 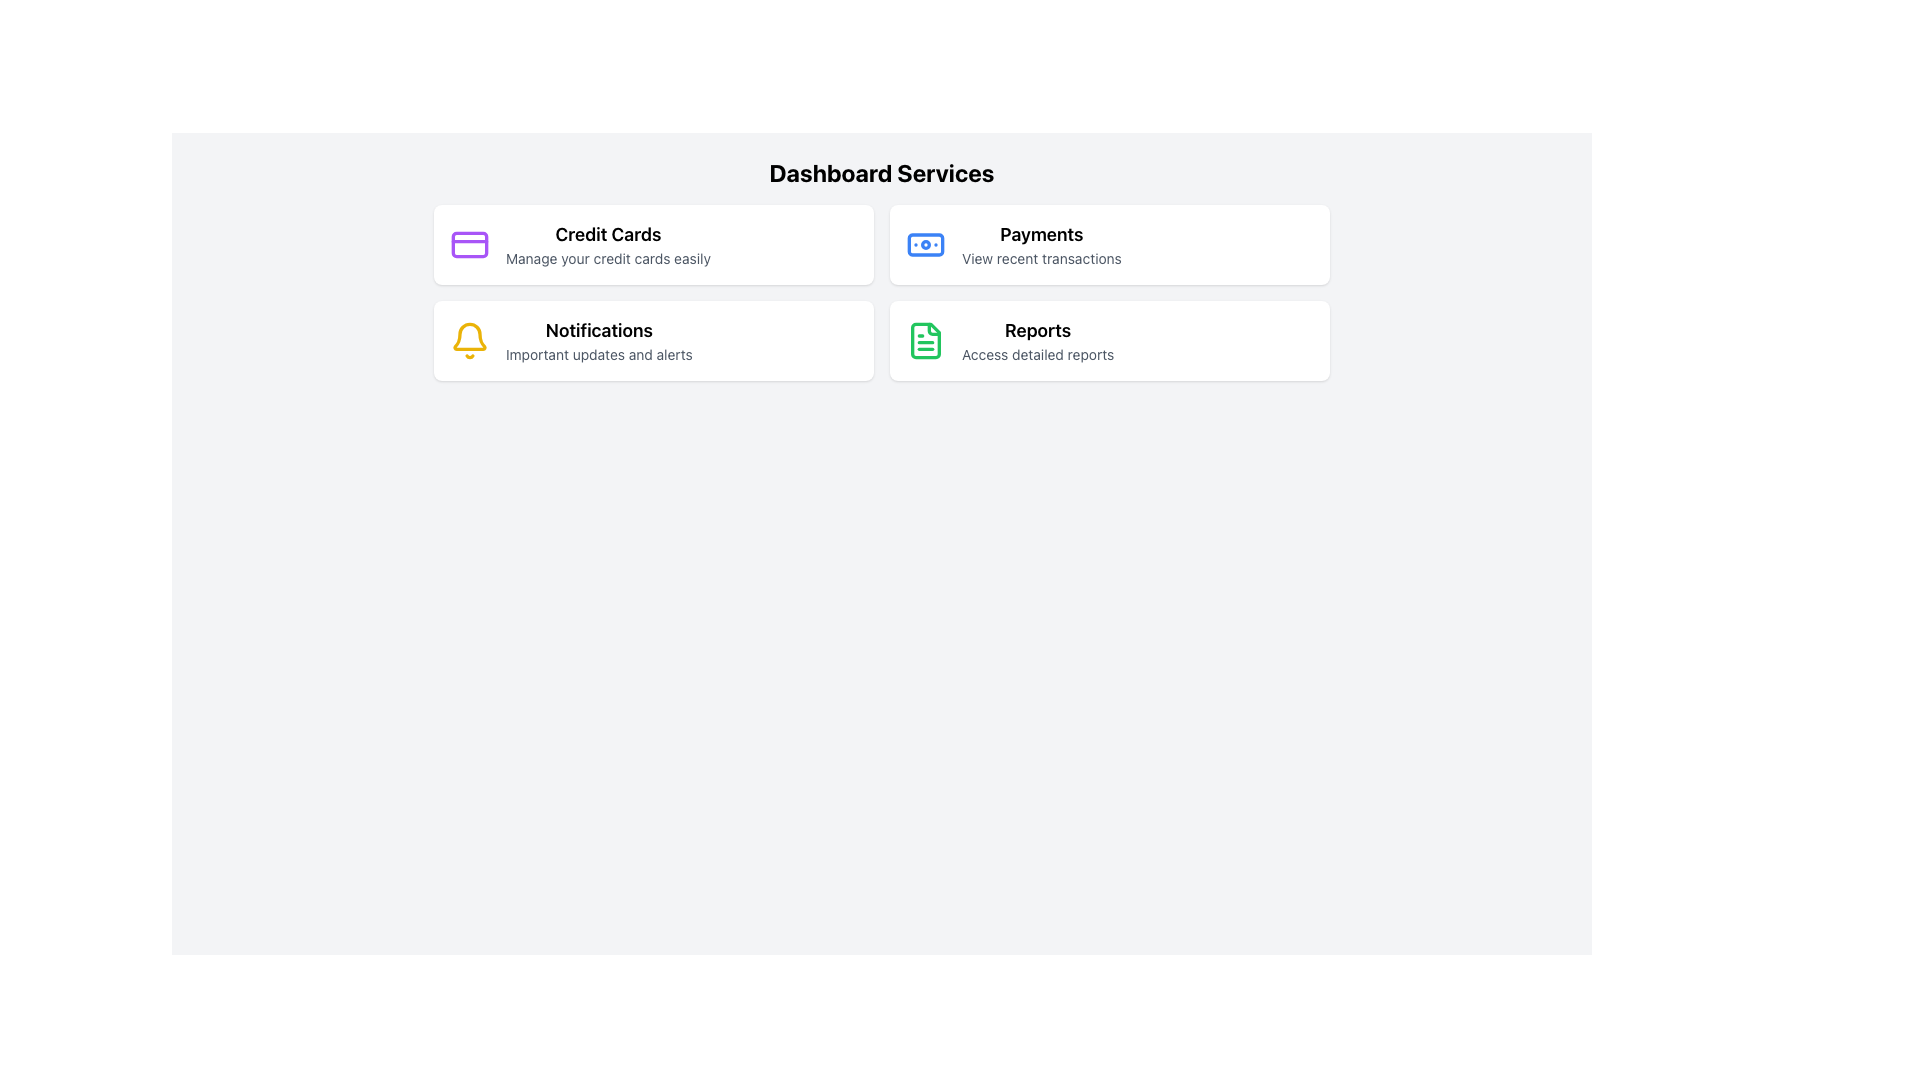 What do you see at coordinates (925, 244) in the screenshot?
I see `the SVG rectangle element that represents a decorative feature of the 'Payments' icon located in the second layout card of the top row, right column of the interface` at bounding box center [925, 244].